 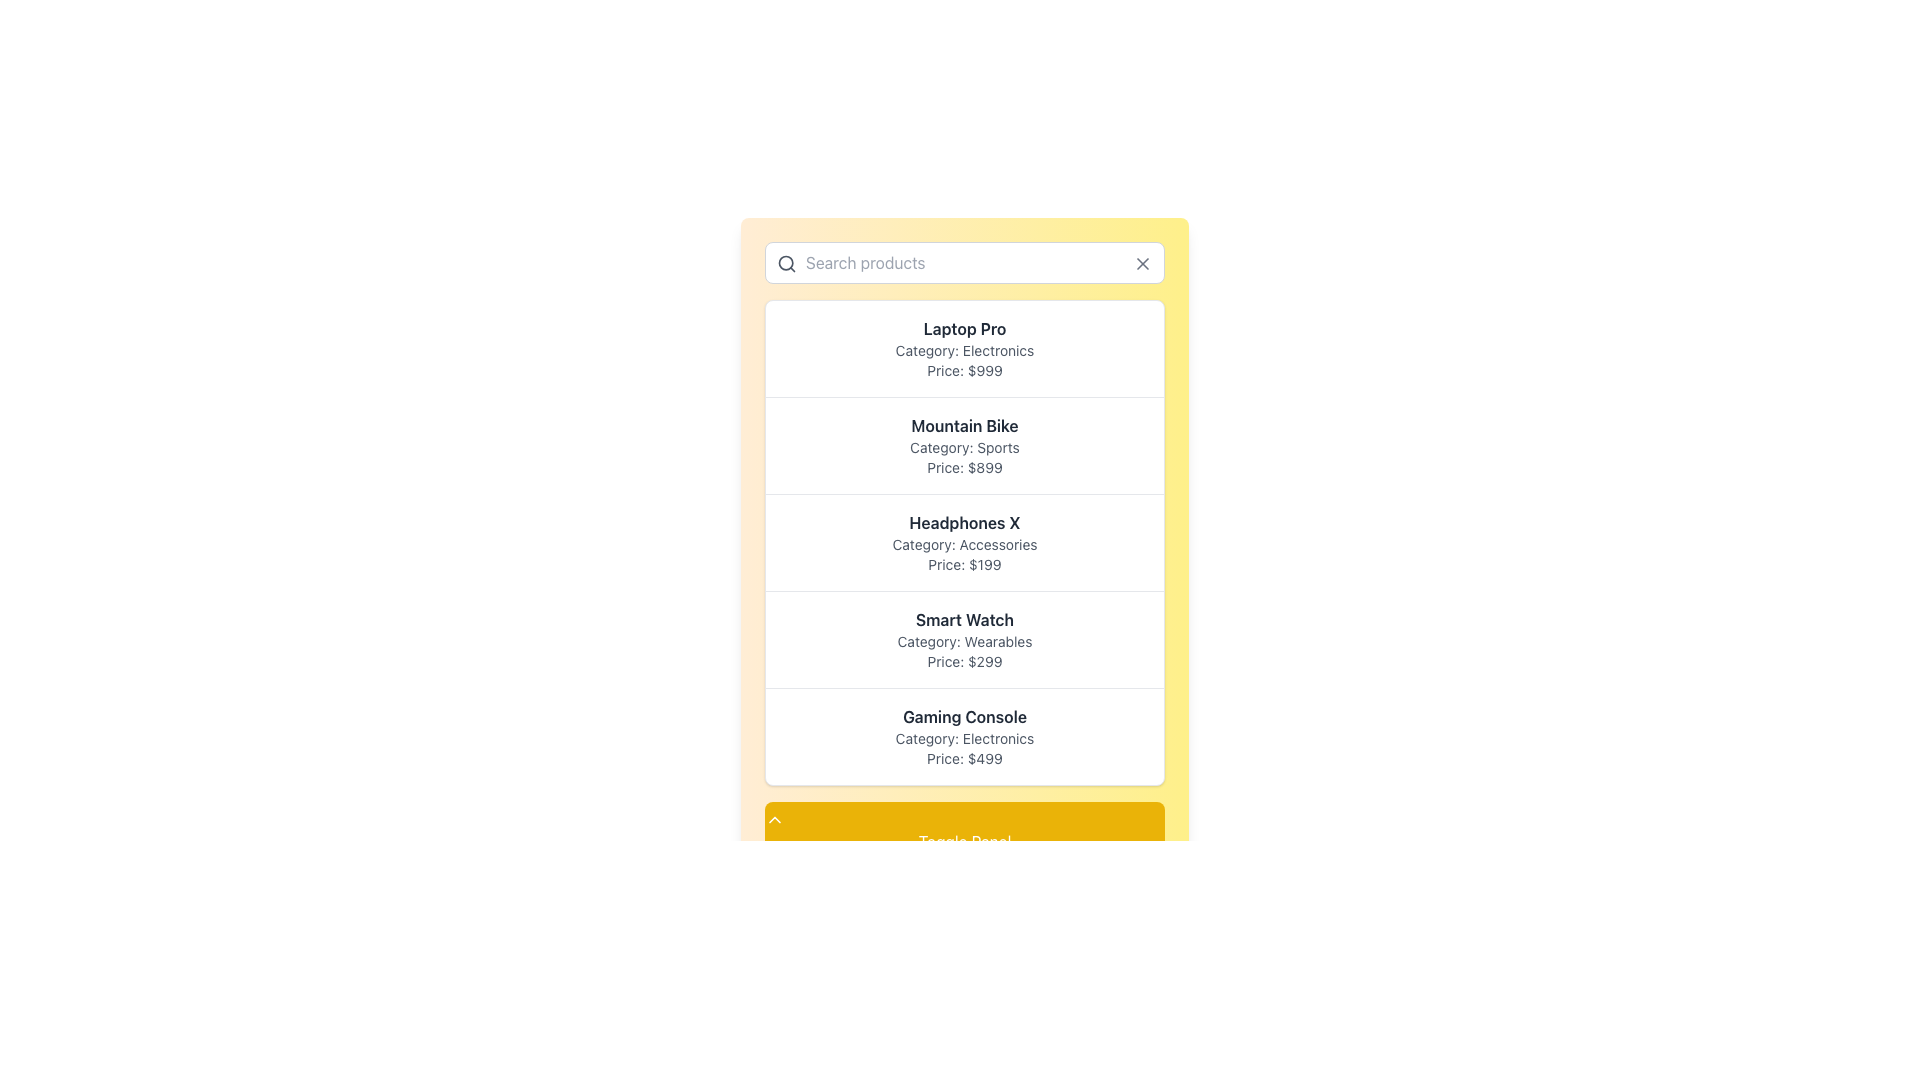 I want to click on the gray magnifying glass icon, which is the search symbol located at the top-left corner of the search bar, so click(x=786, y=262).